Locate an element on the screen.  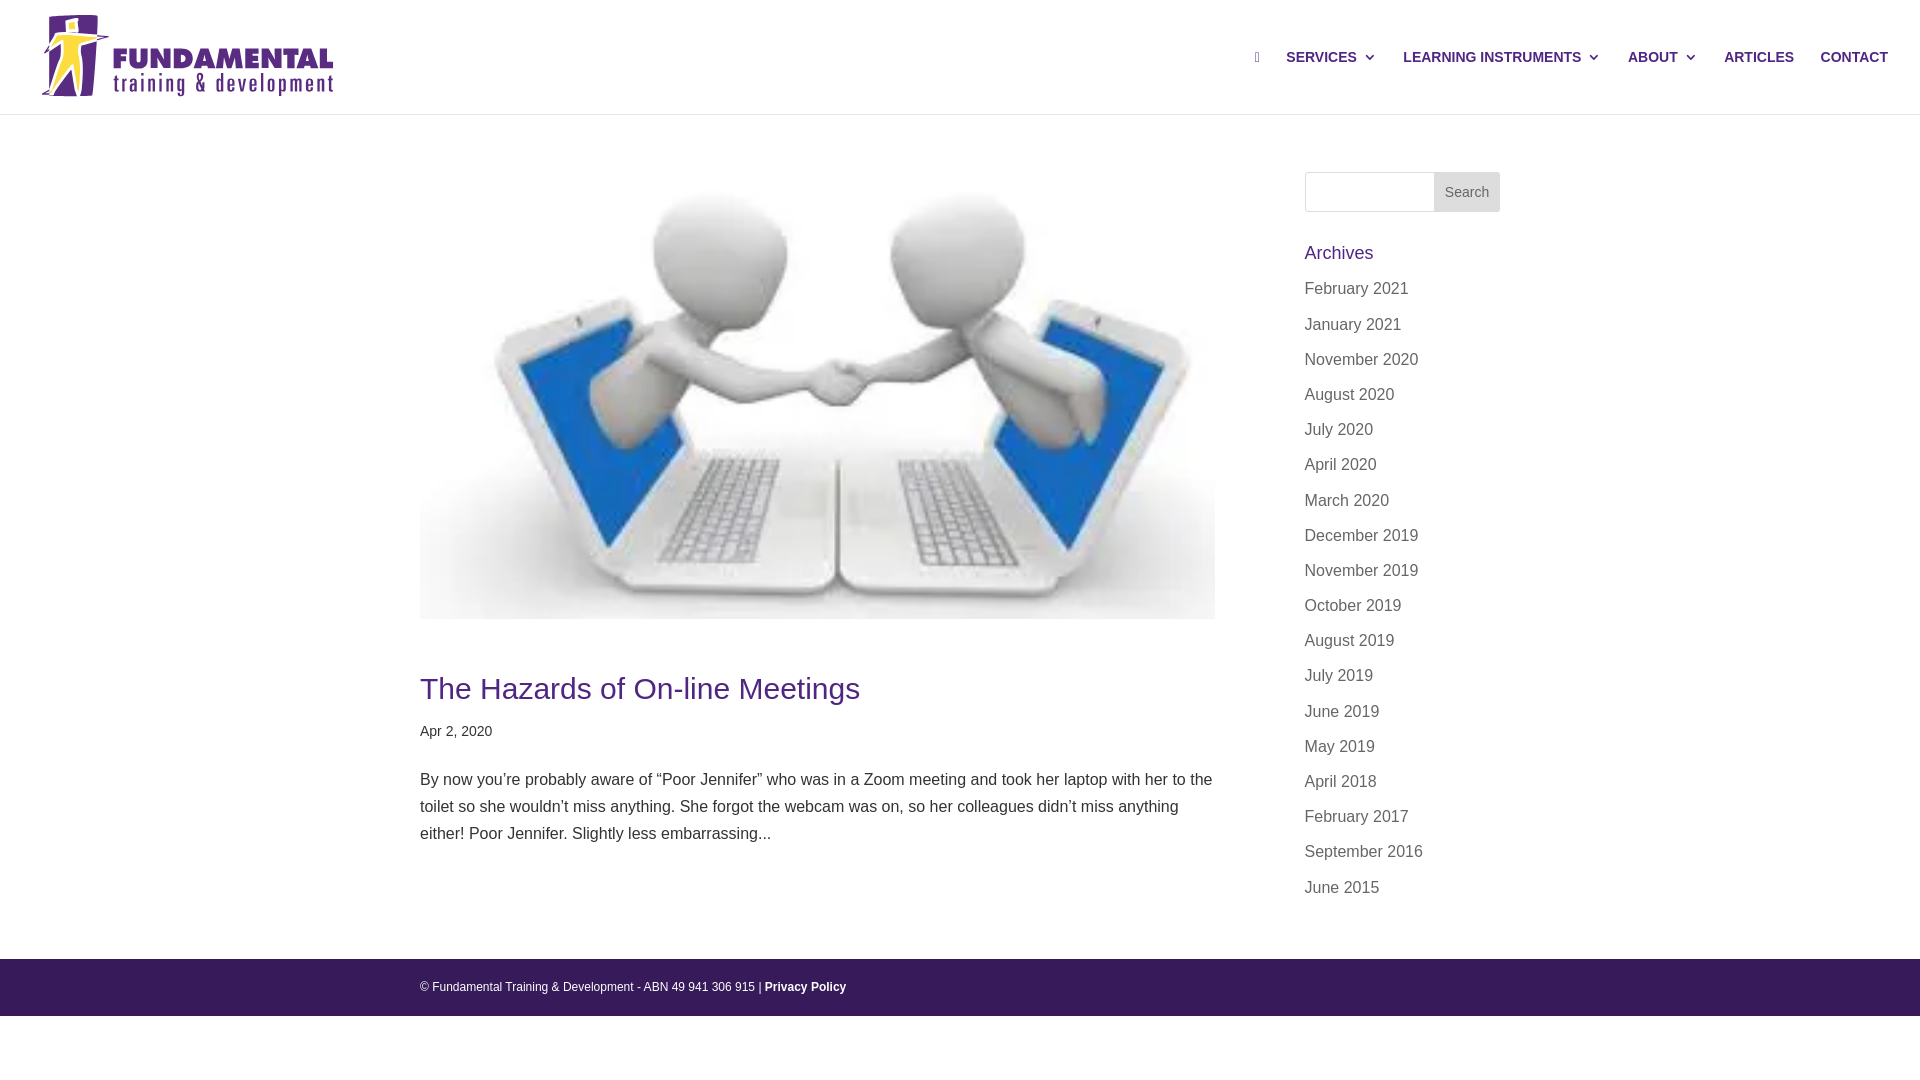
'February 2017' is located at coordinates (1305, 816).